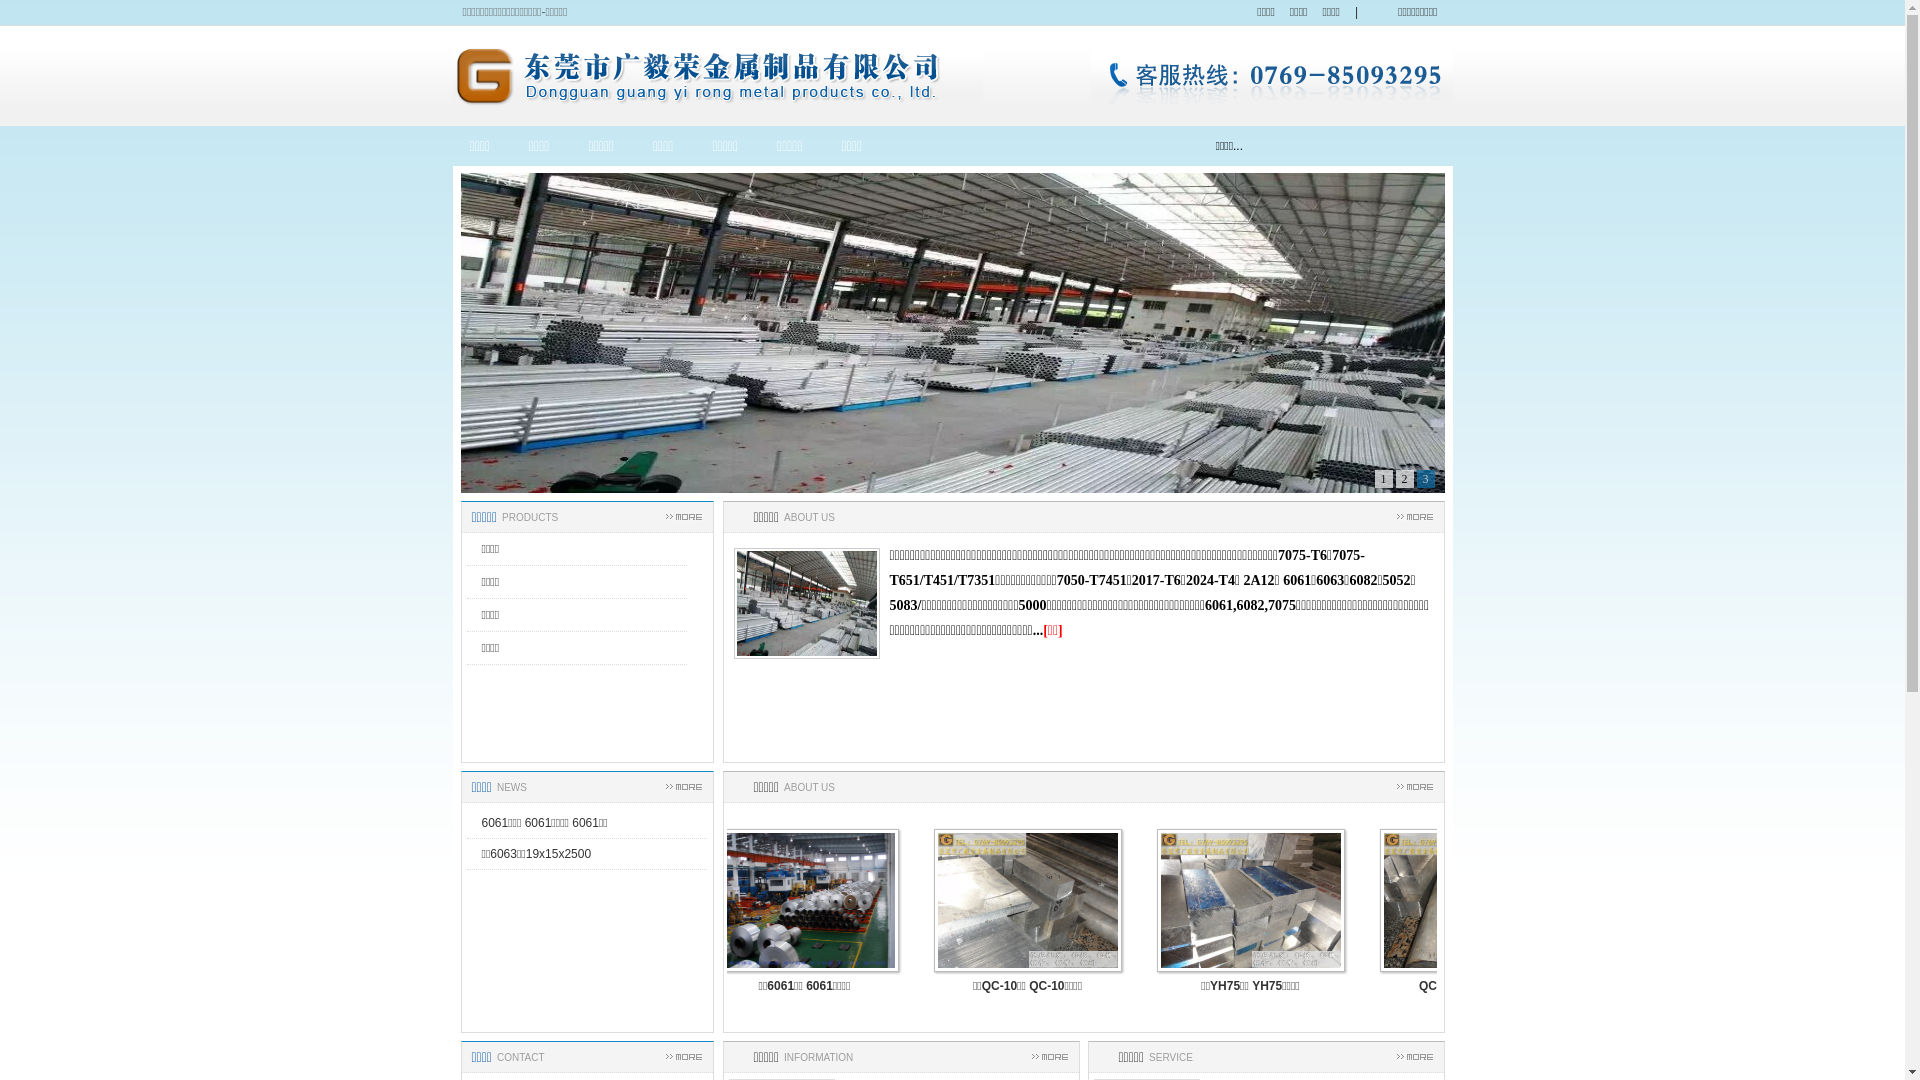  What do you see at coordinates (1356, 12) in the screenshot?
I see `'|'` at bounding box center [1356, 12].